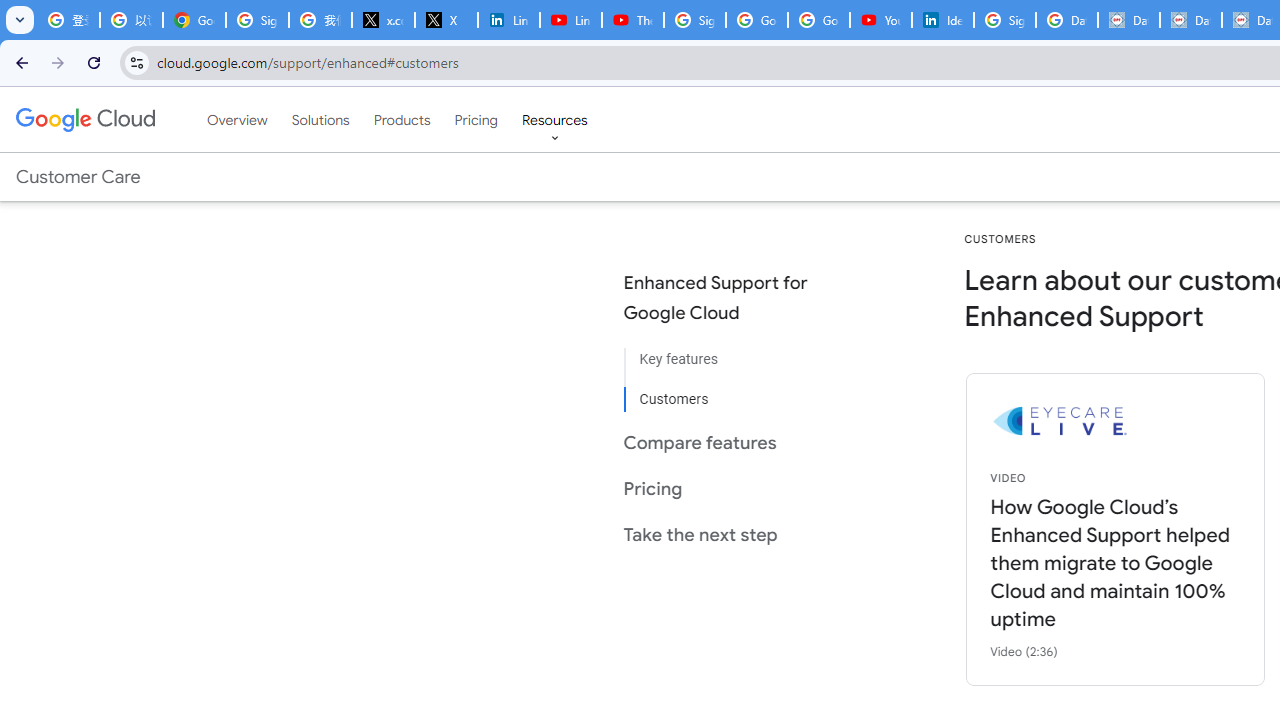 This screenshot has width=1280, height=720. I want to click on 'Google Cloud', so click(84, 119).